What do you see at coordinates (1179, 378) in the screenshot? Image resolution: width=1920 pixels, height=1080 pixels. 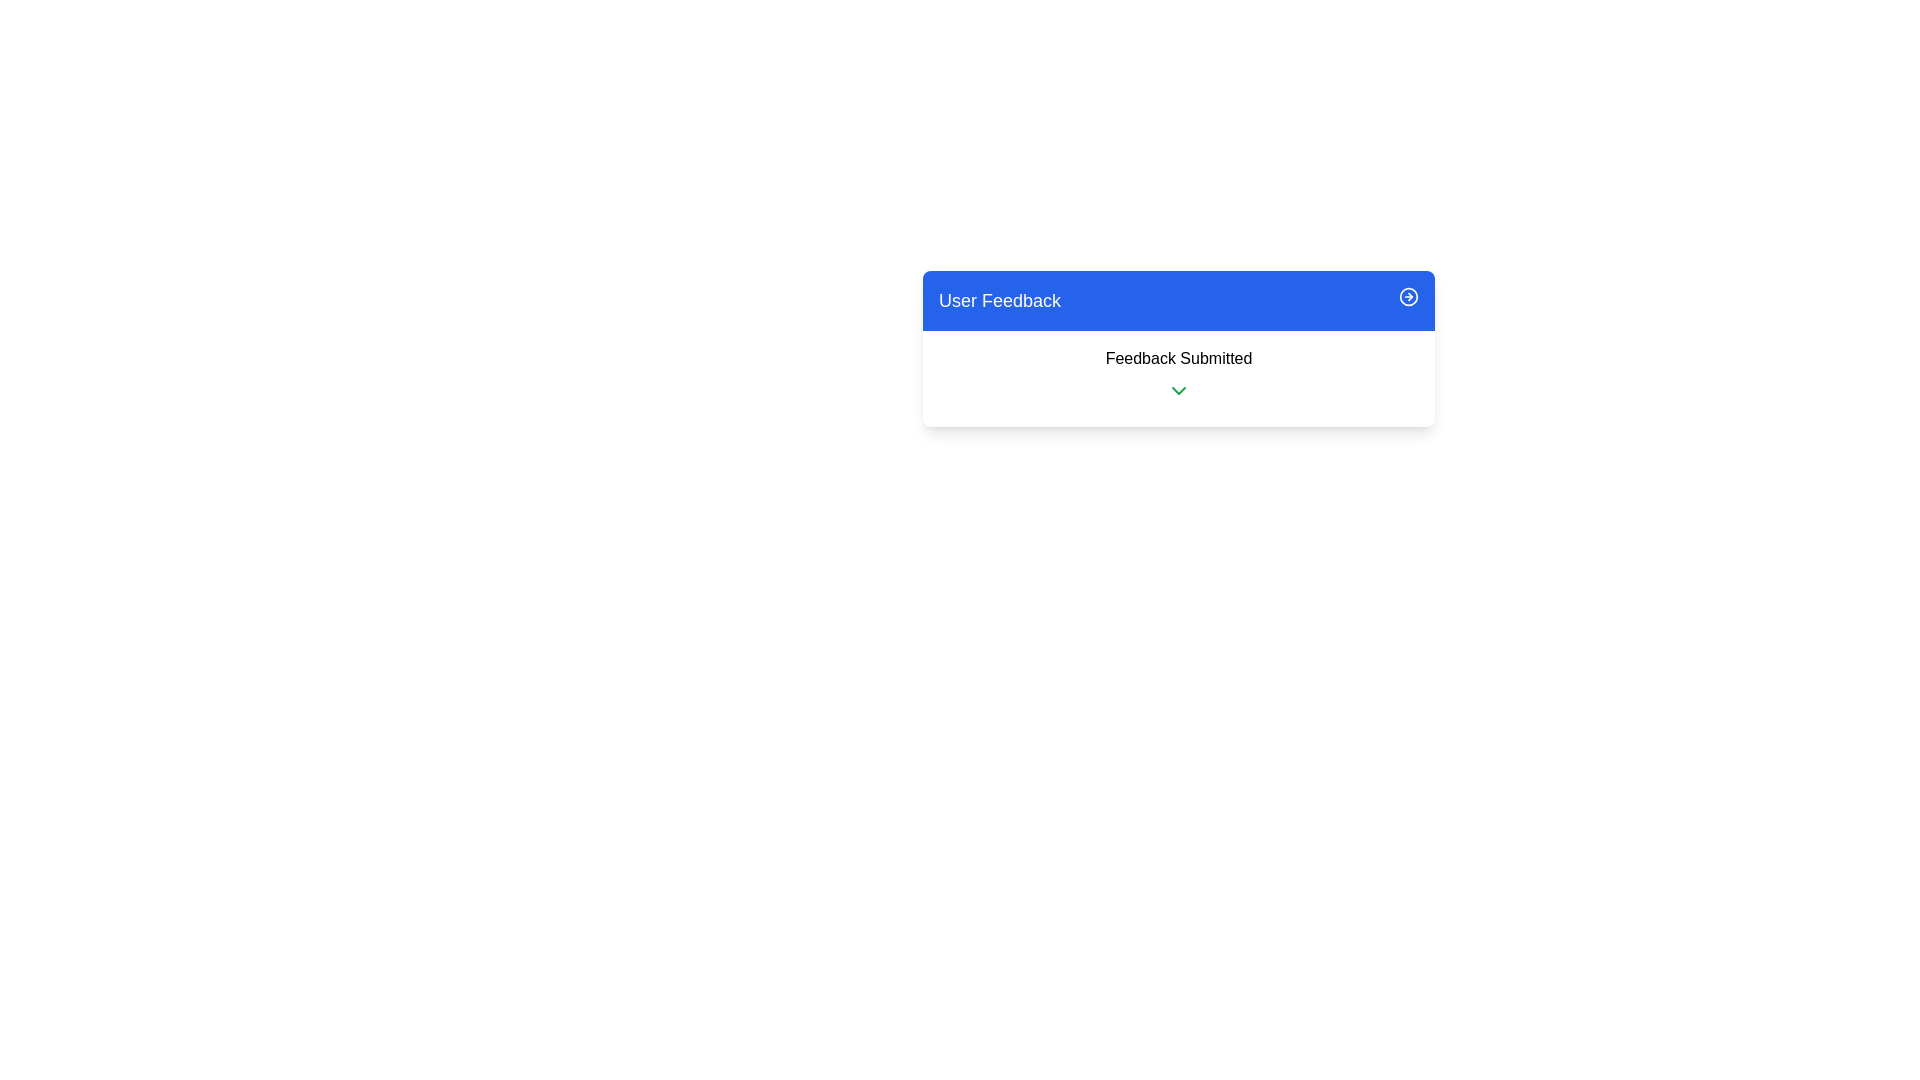 I see `the acknowledgment Text block with an icon that indicates successful feedback submission, located beneath the 'User Feedback' title` at bounding box center [1179, 378].